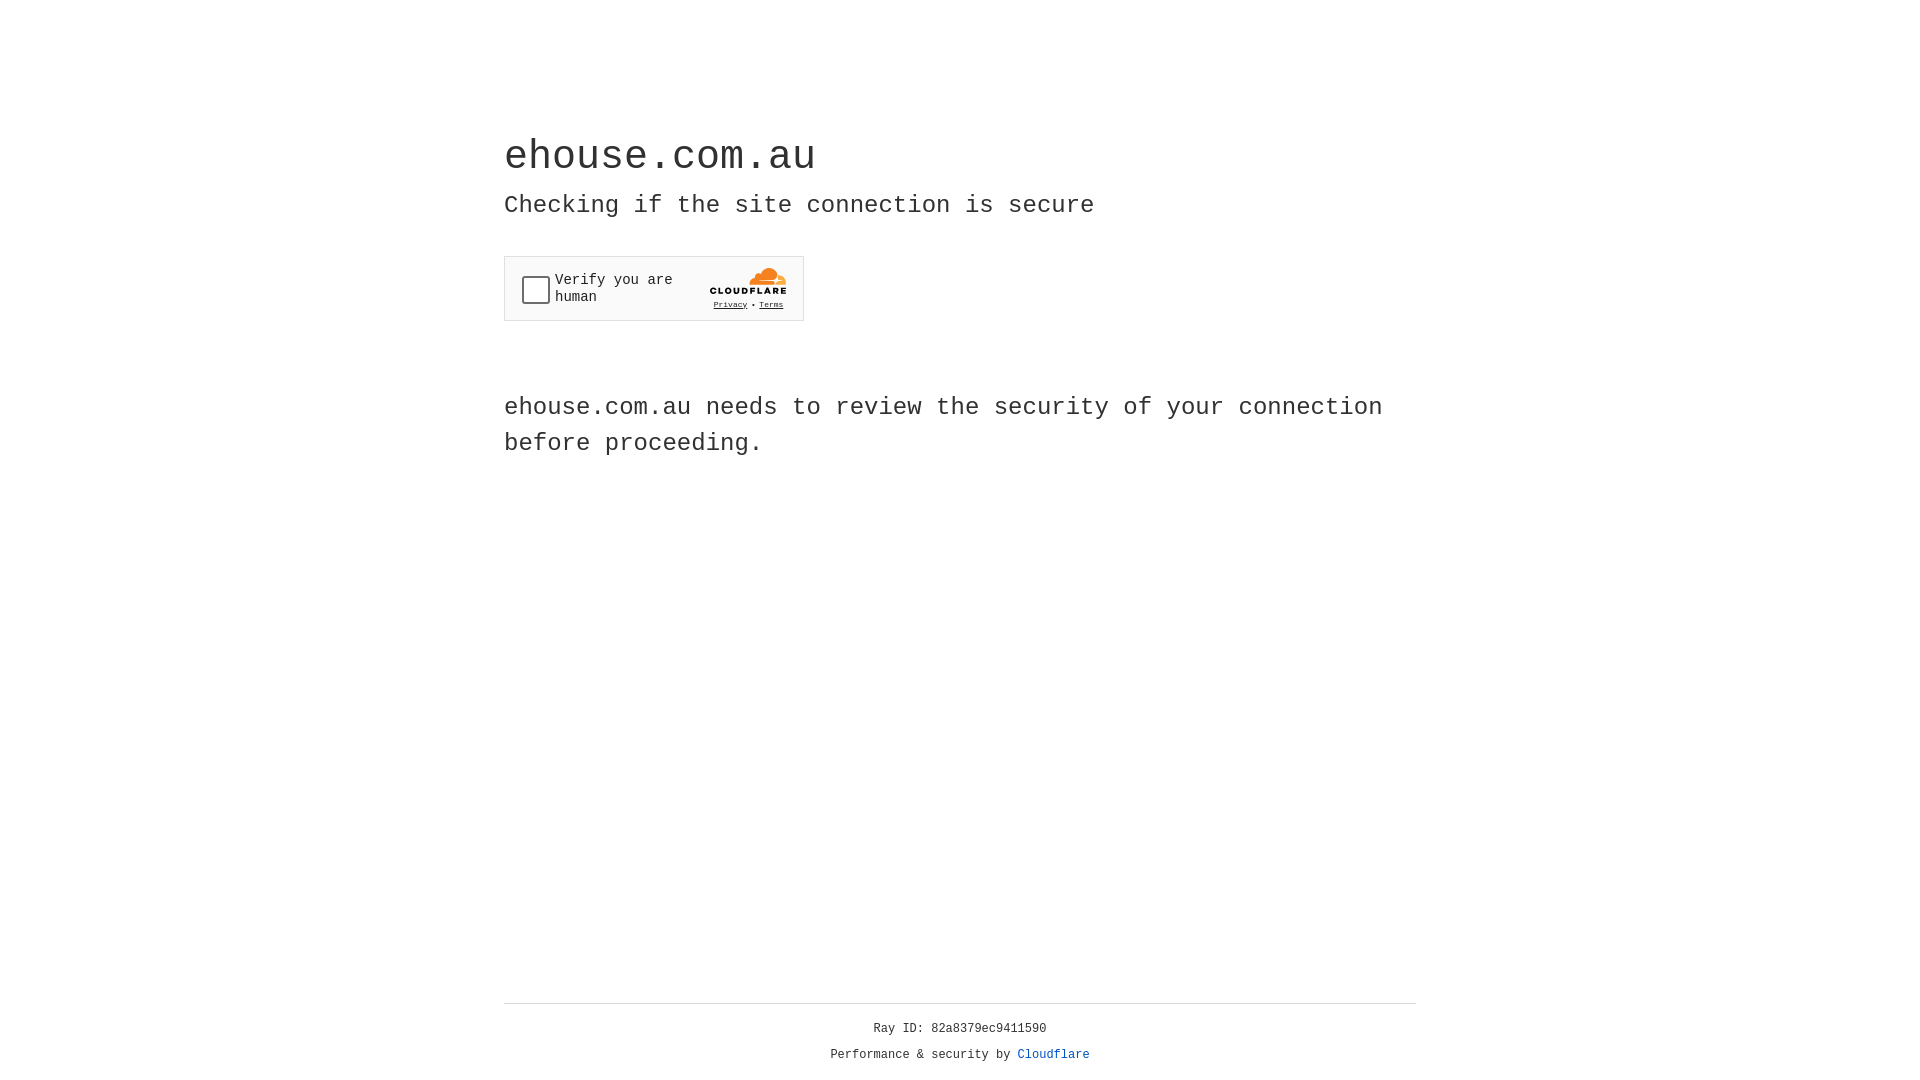  I want to click on 'Cloudflare', so click(1053, 1054).